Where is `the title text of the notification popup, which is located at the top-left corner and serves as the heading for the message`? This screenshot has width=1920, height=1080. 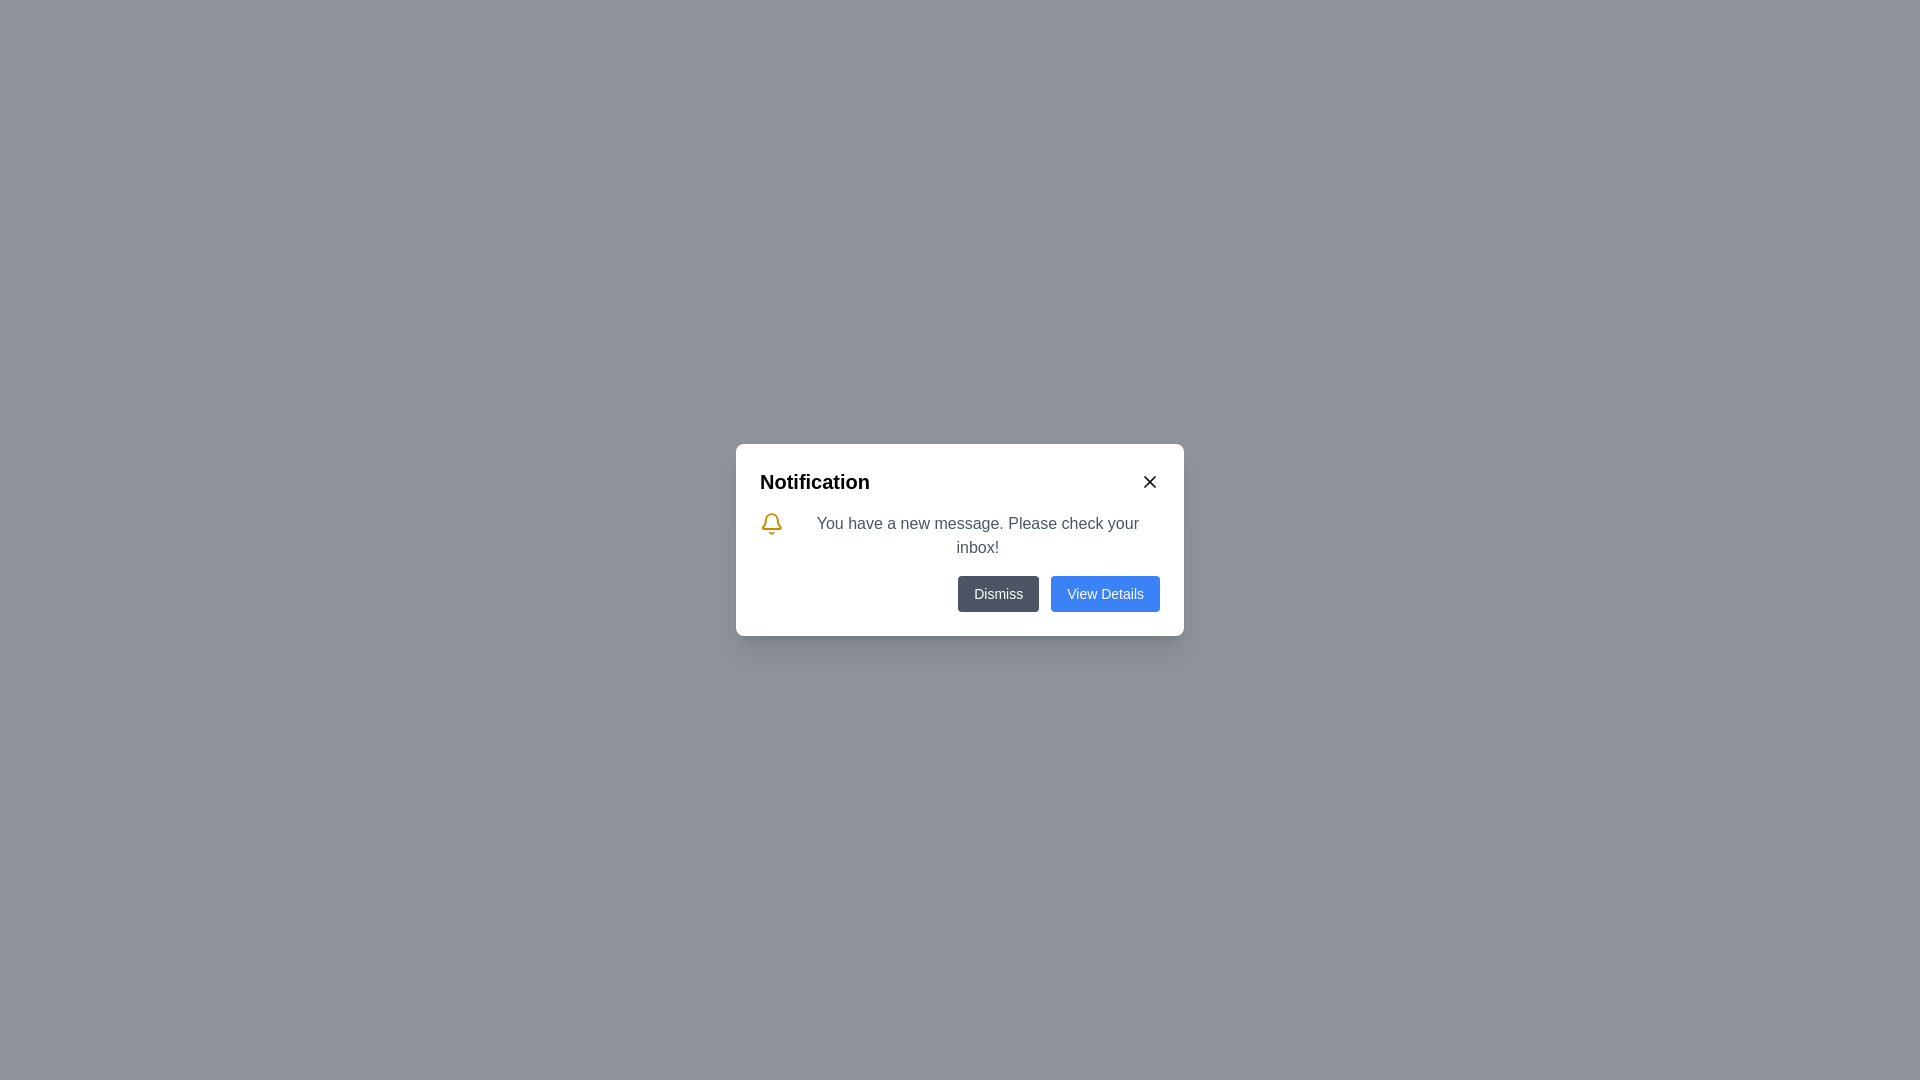 the title text of the notification popup, which is located at the top-left corner and serves as the heading for the message is located at coordinates (815, 482).